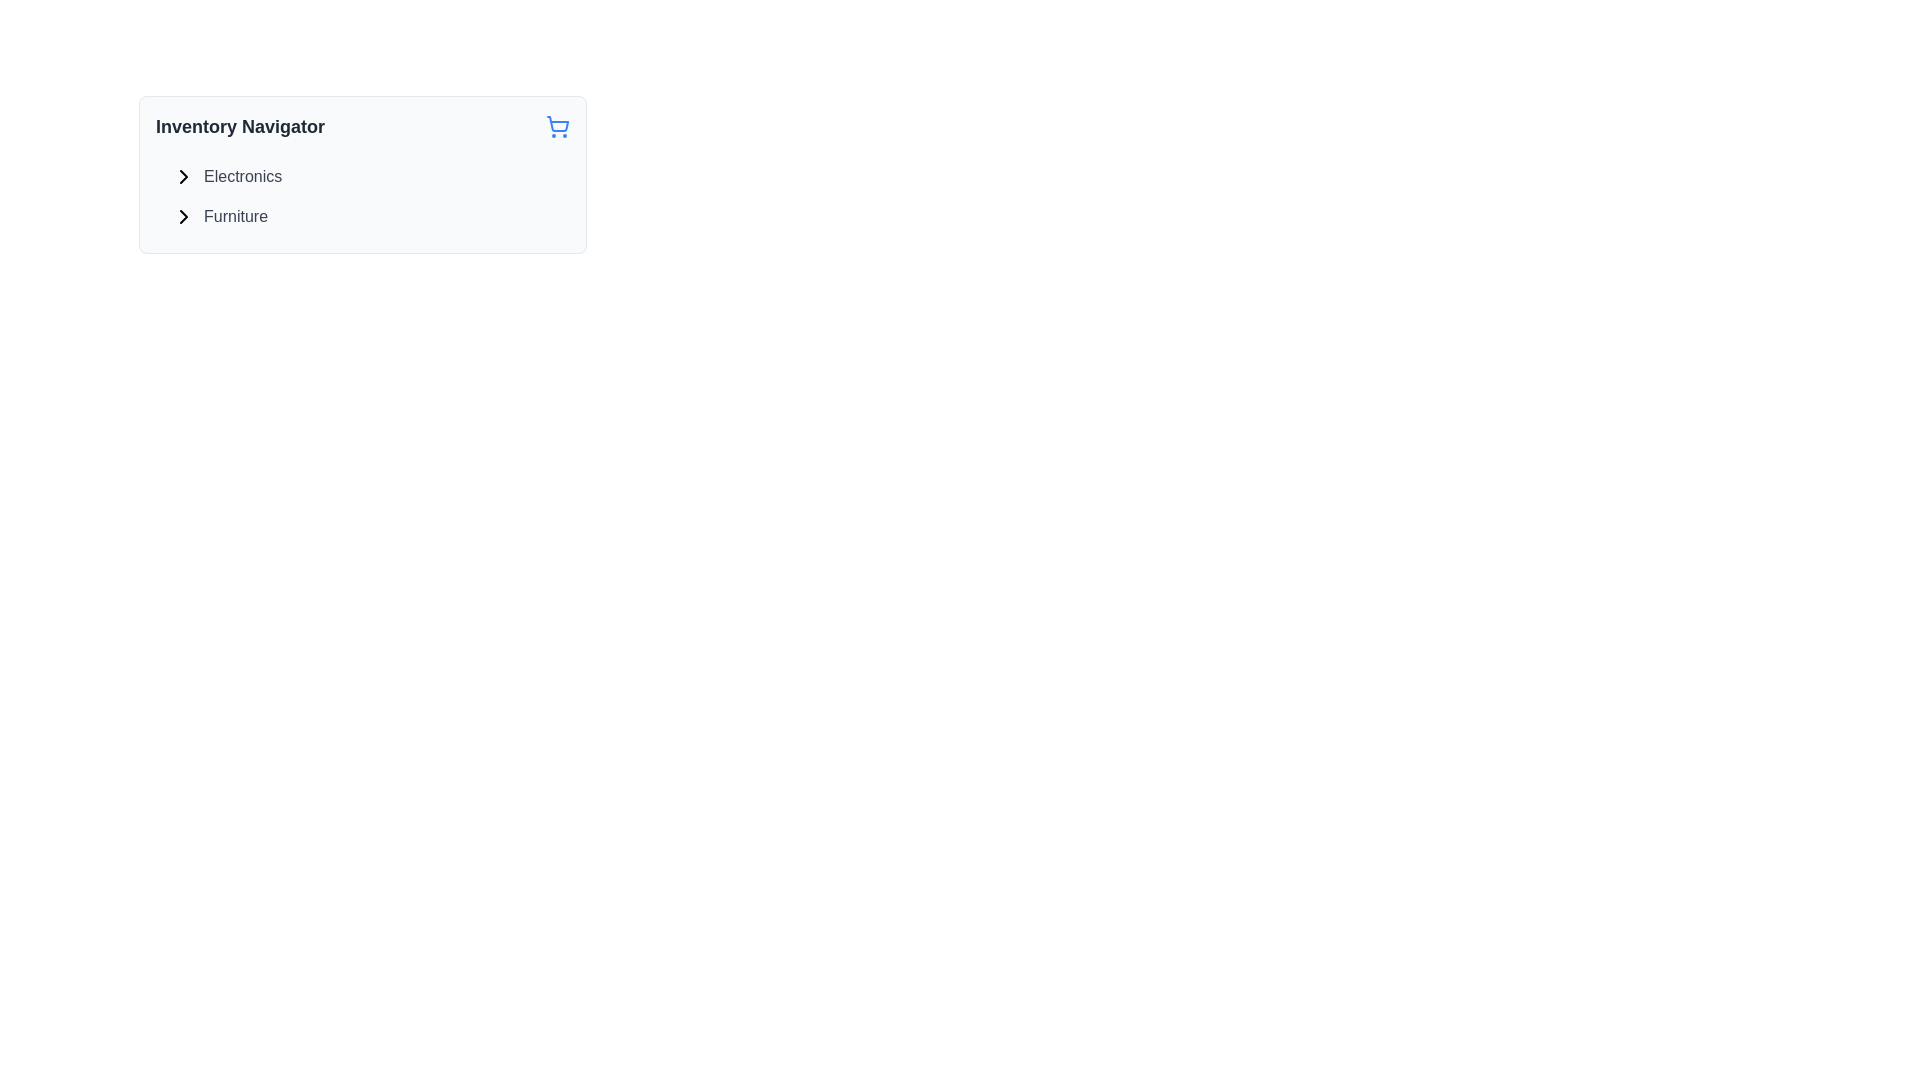 This screenshot has width=1920, height=1080. Describe the element at coordinates (183, 176) in the screenshot. I see `the chevron right arrow icon` at that location.